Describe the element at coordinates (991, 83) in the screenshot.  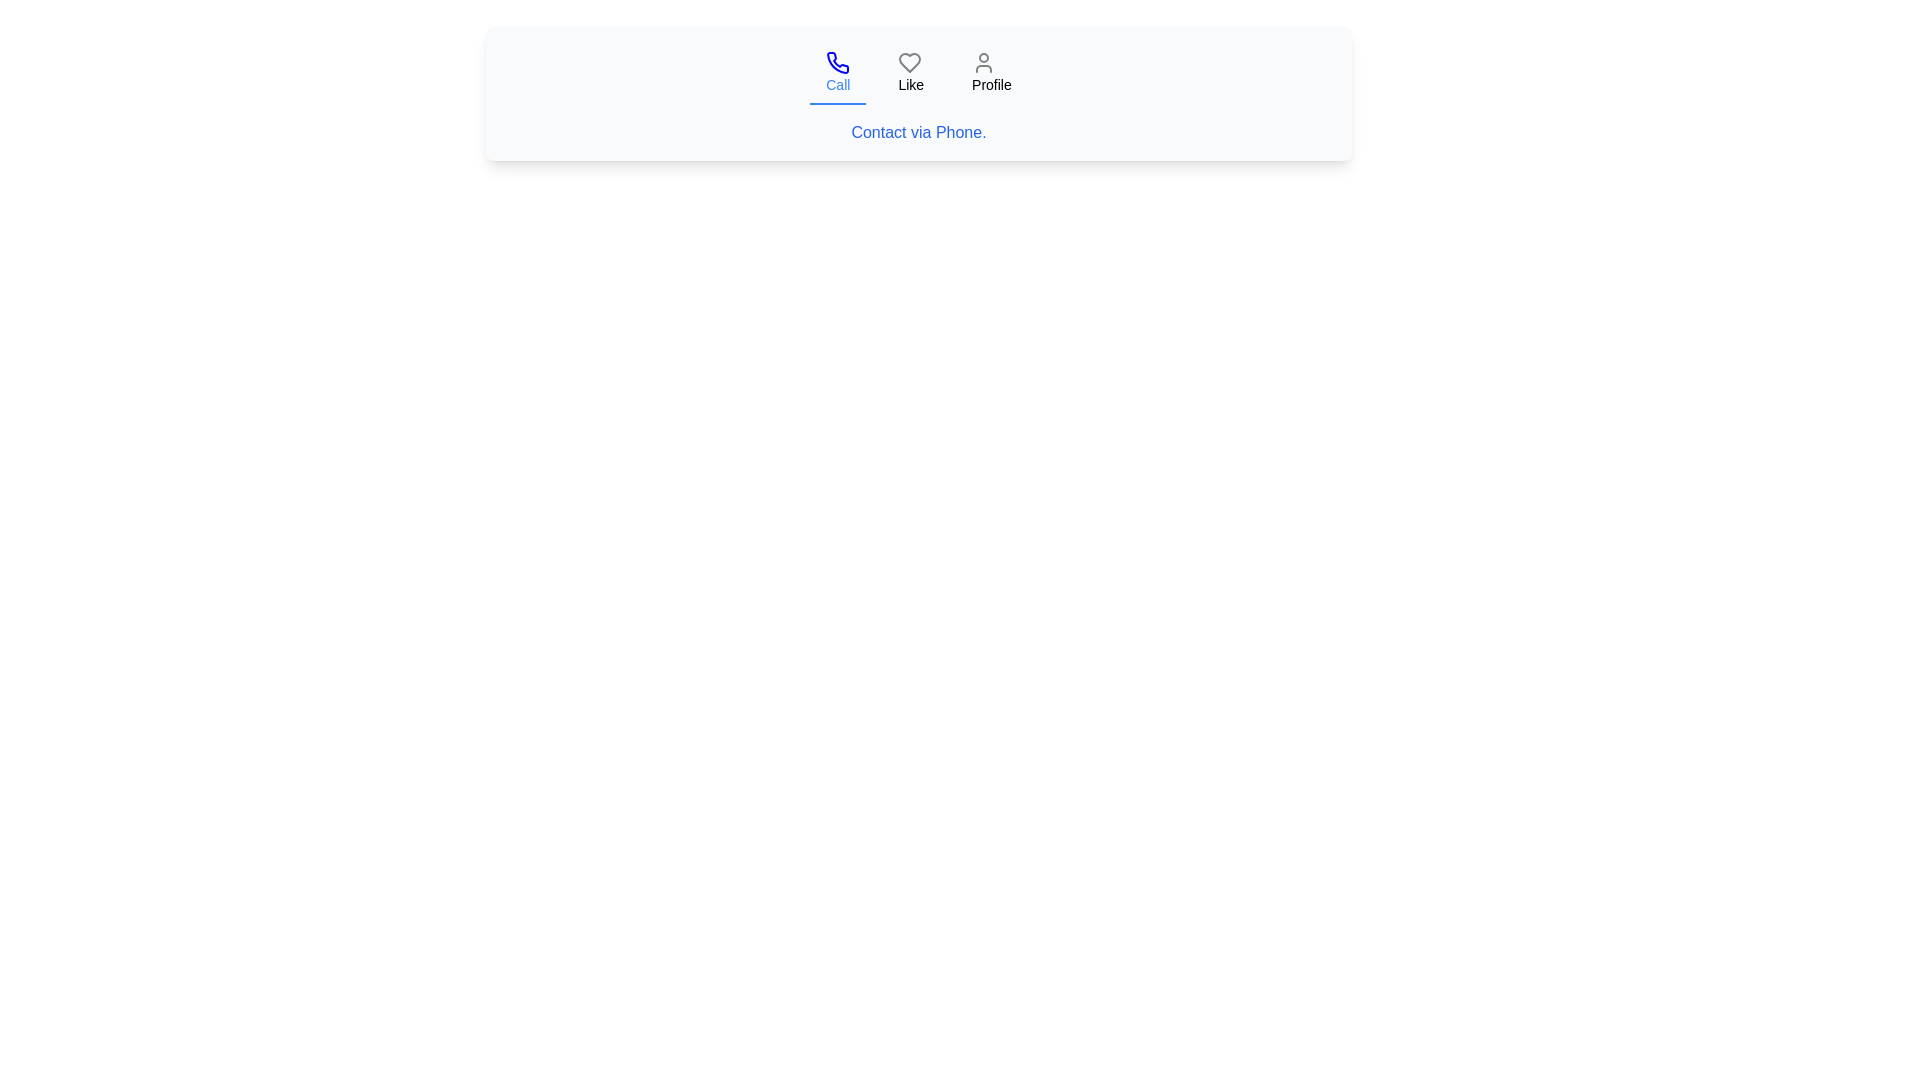
I see `the text label located at the top-right portion of the horizontal menu bar, which follows the 'Call' and 'Like' items and aligns with a user icon` at that location.